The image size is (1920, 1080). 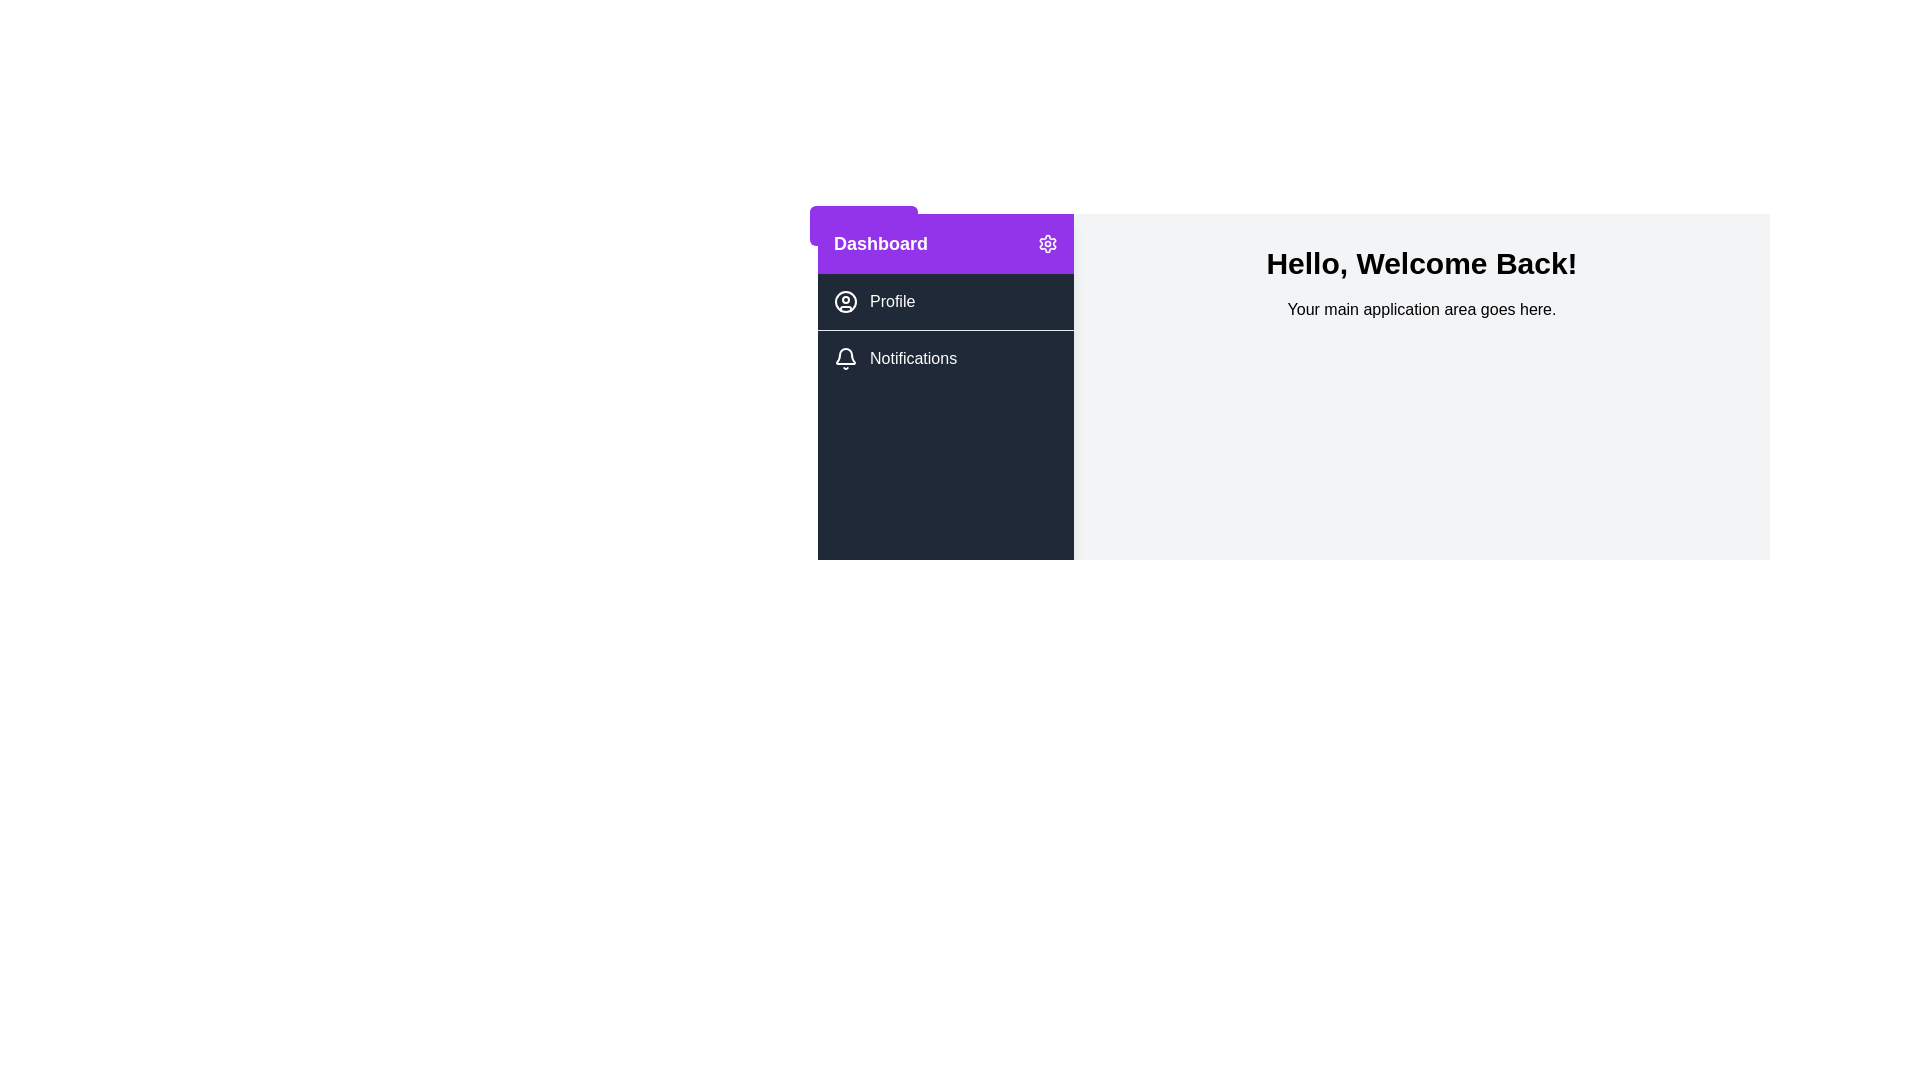 I want to click on the 'Profile' text label located on the left panel beneath the 'Dashboard' section, which indicates the profile section of the application, so click(x=891, y=301).